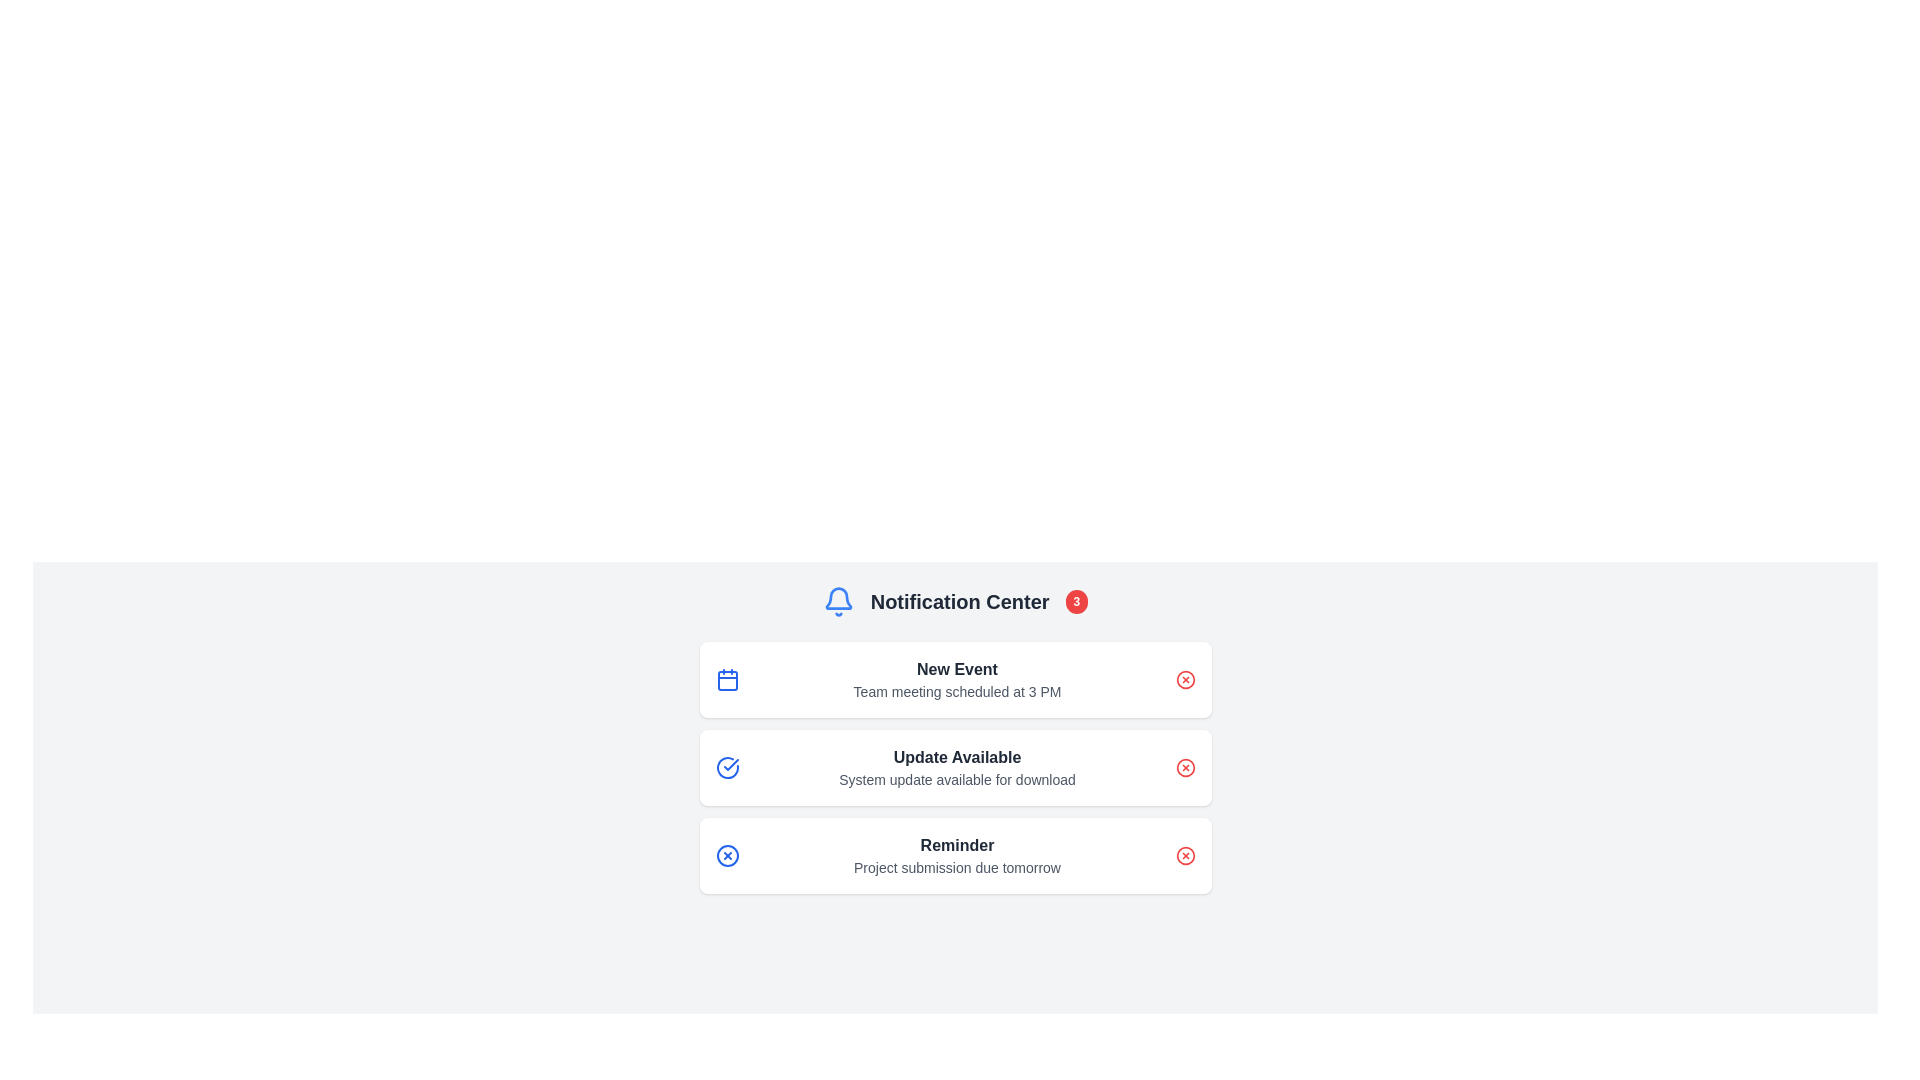  I want to click on the second notification card in the Notification Center that informs the user about an available system update for download, so click(956, 766).